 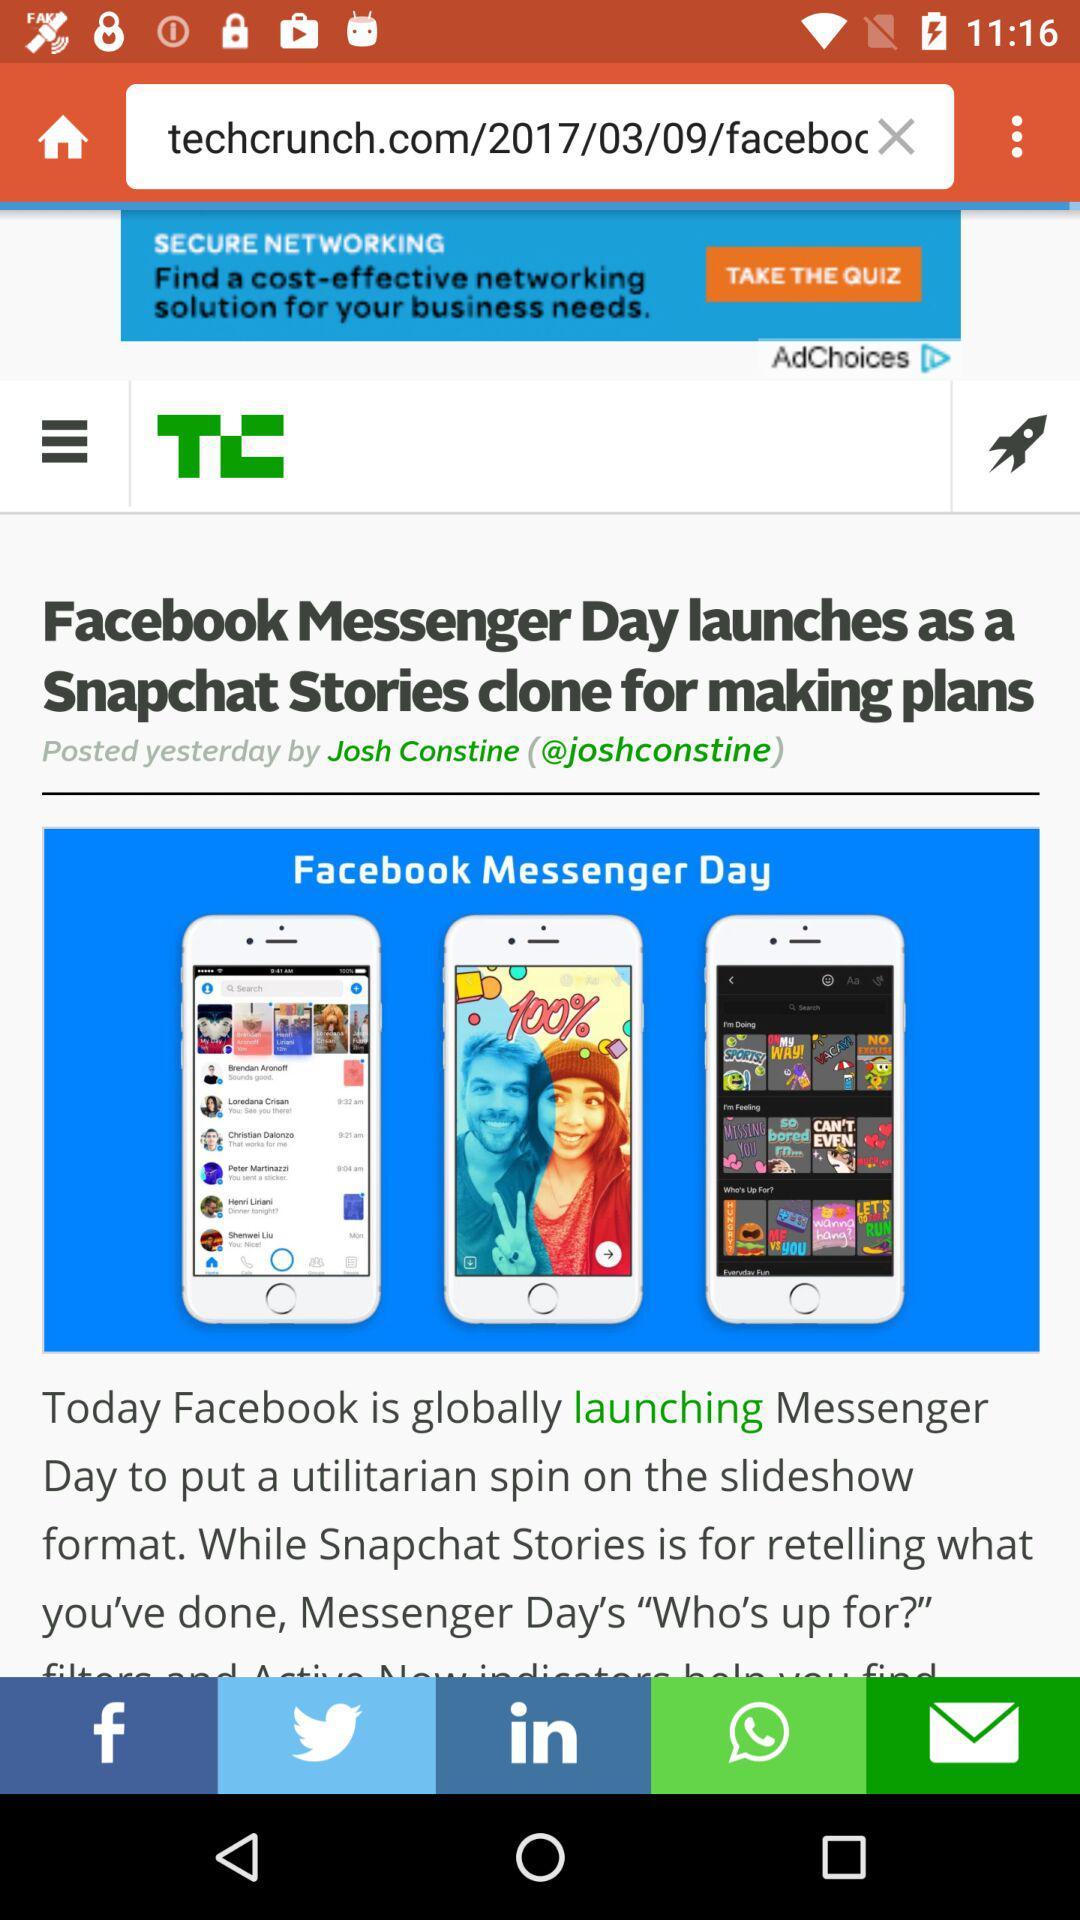 What do you see at coordinates (61, 135) in the screenshot?
I see `home page` at bounding box center [61, 135].